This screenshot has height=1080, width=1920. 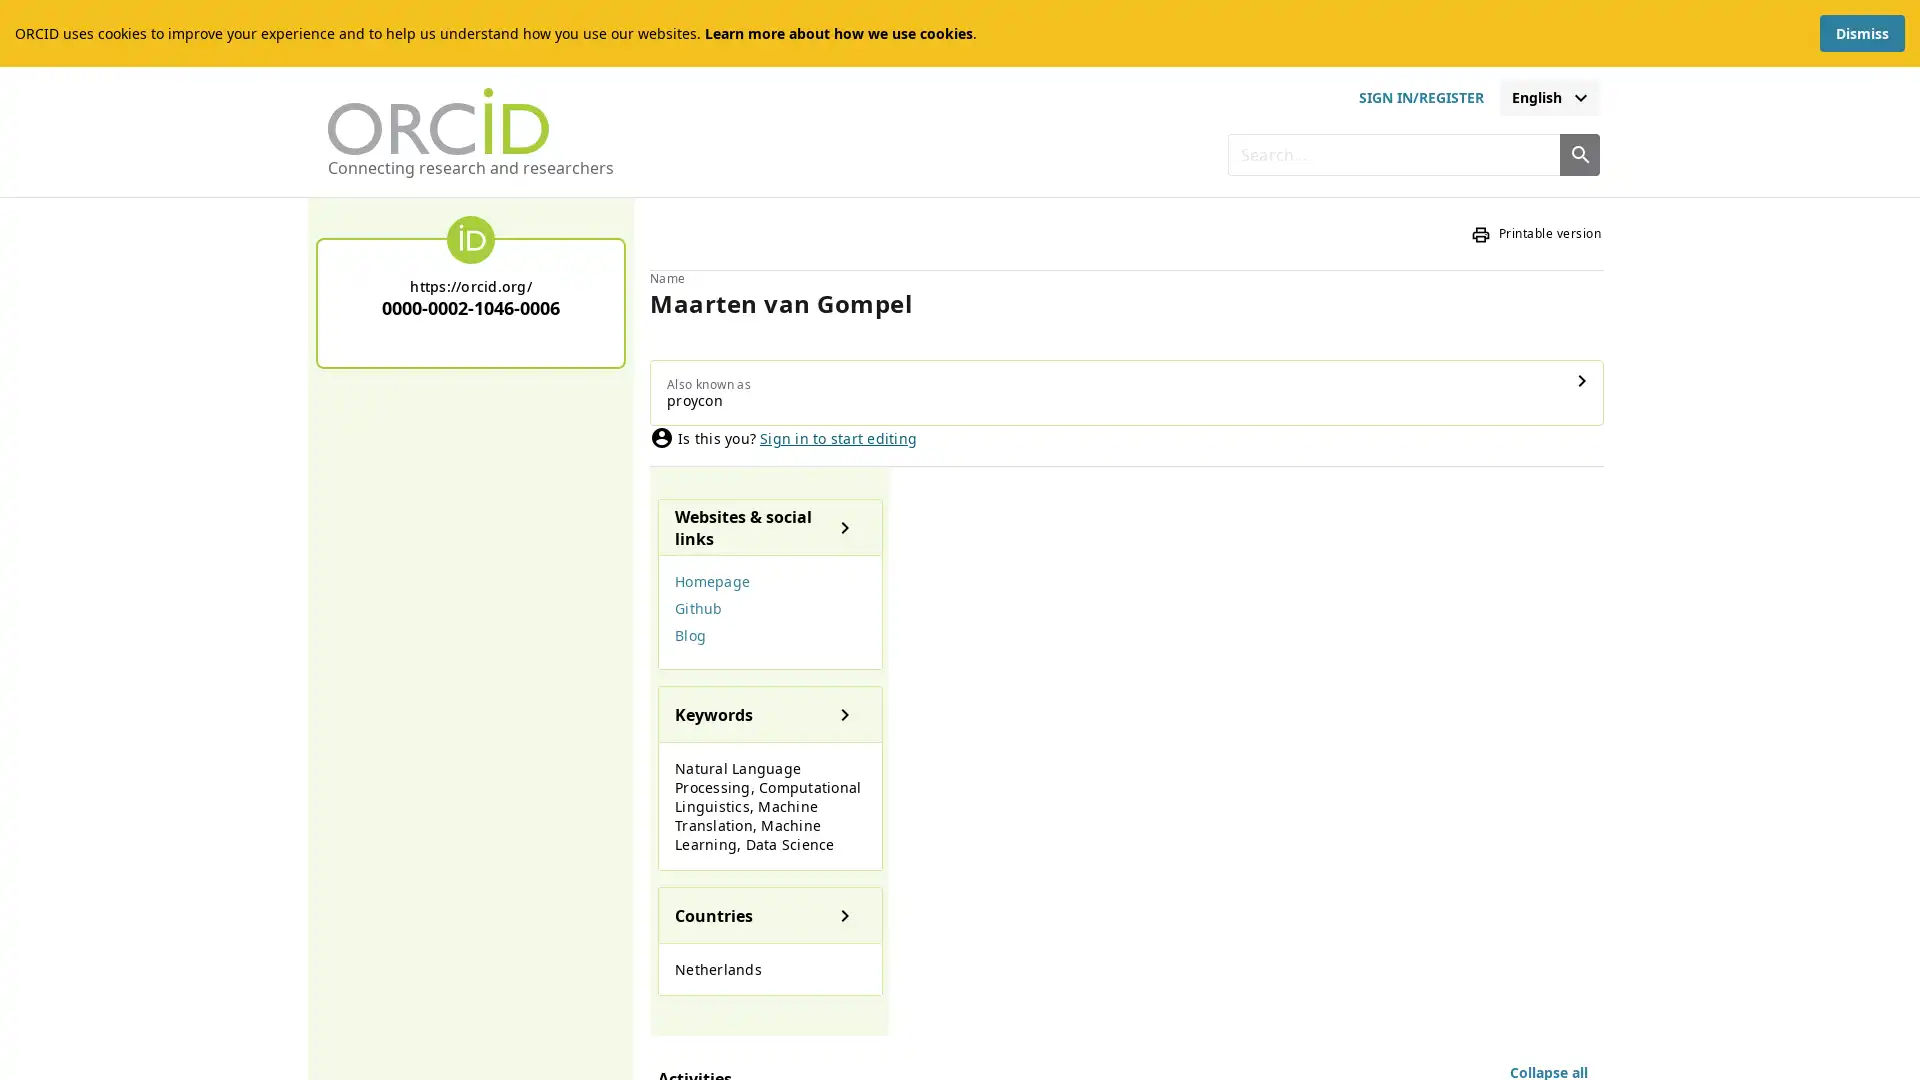 What do you see at coordinates (1097, 363) in the screenshot?
I see `Show details` at bounding box center [1097, 363].